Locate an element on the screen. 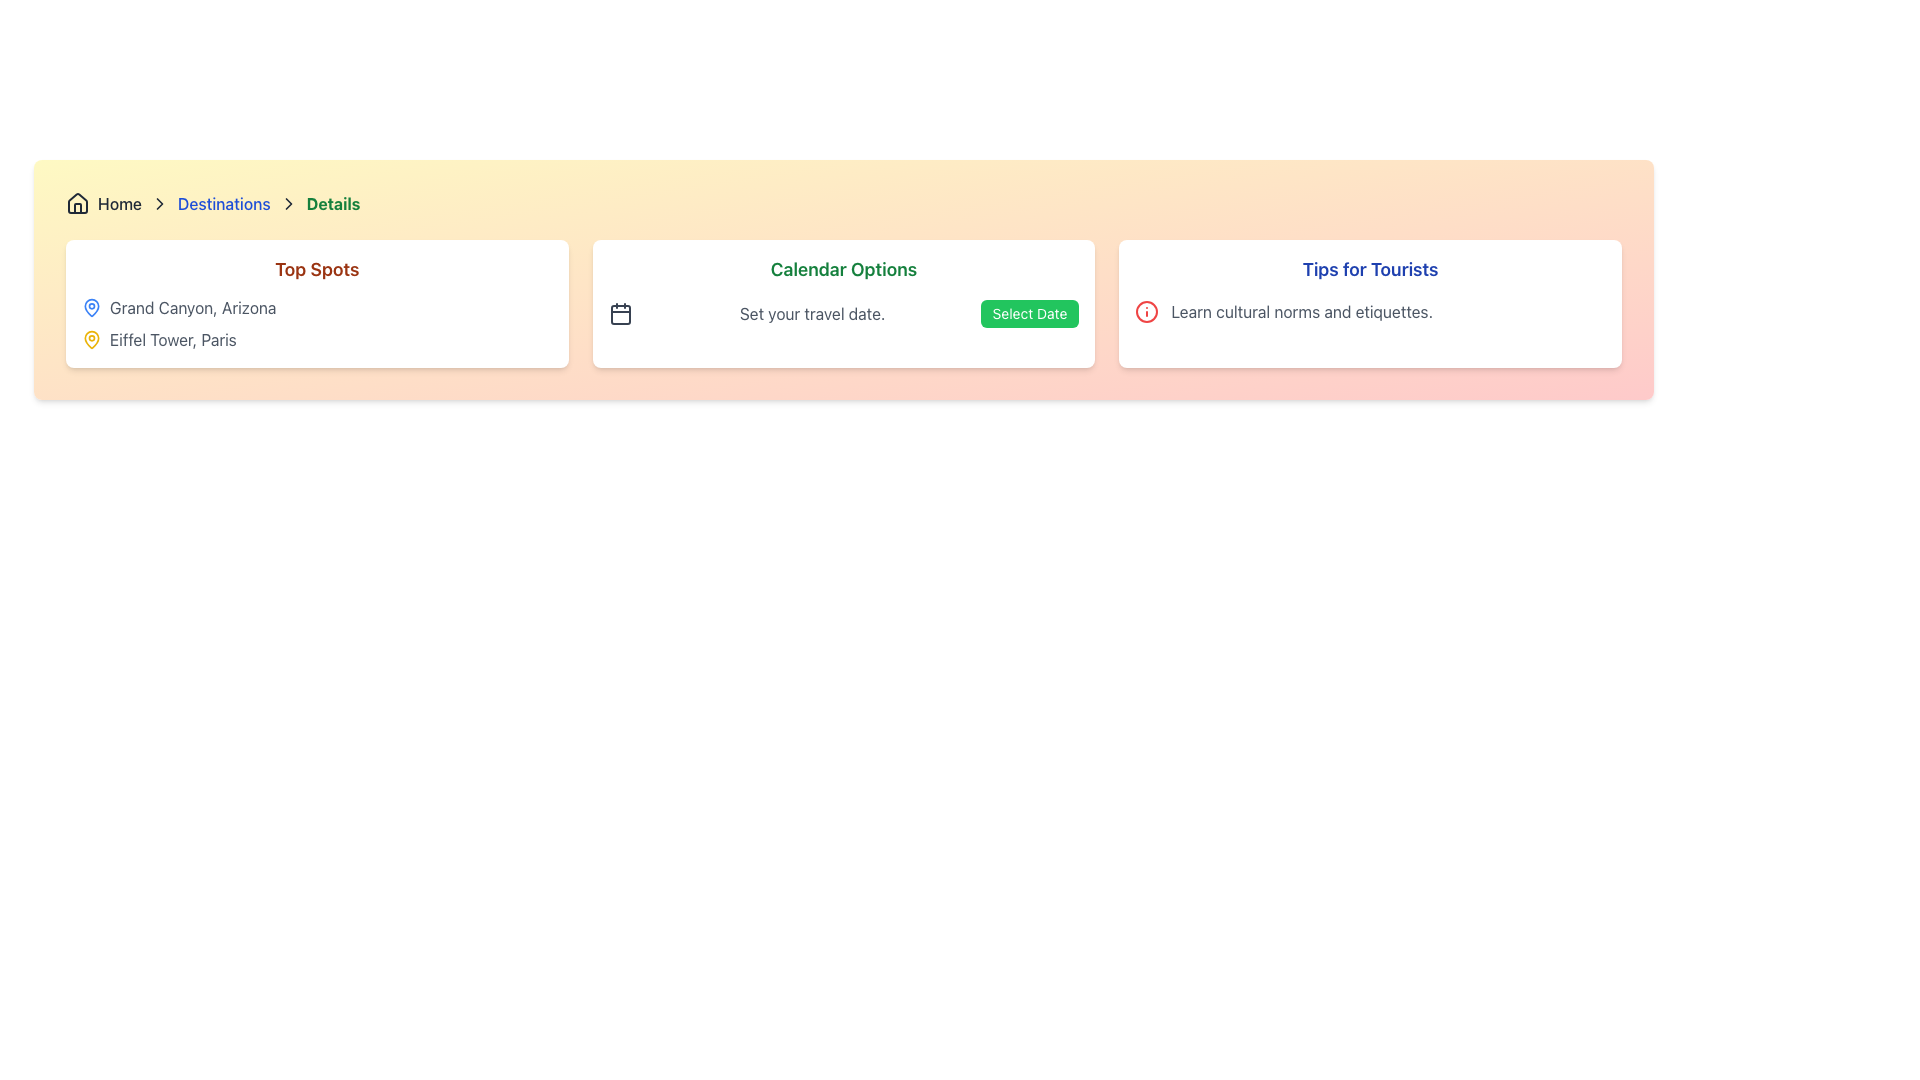 Image resolution: width=1920 pixels, height=1080 pixels. the 'Home' hyperlink in the breadcrumb navigation bar is located at coordinates (103, 204).